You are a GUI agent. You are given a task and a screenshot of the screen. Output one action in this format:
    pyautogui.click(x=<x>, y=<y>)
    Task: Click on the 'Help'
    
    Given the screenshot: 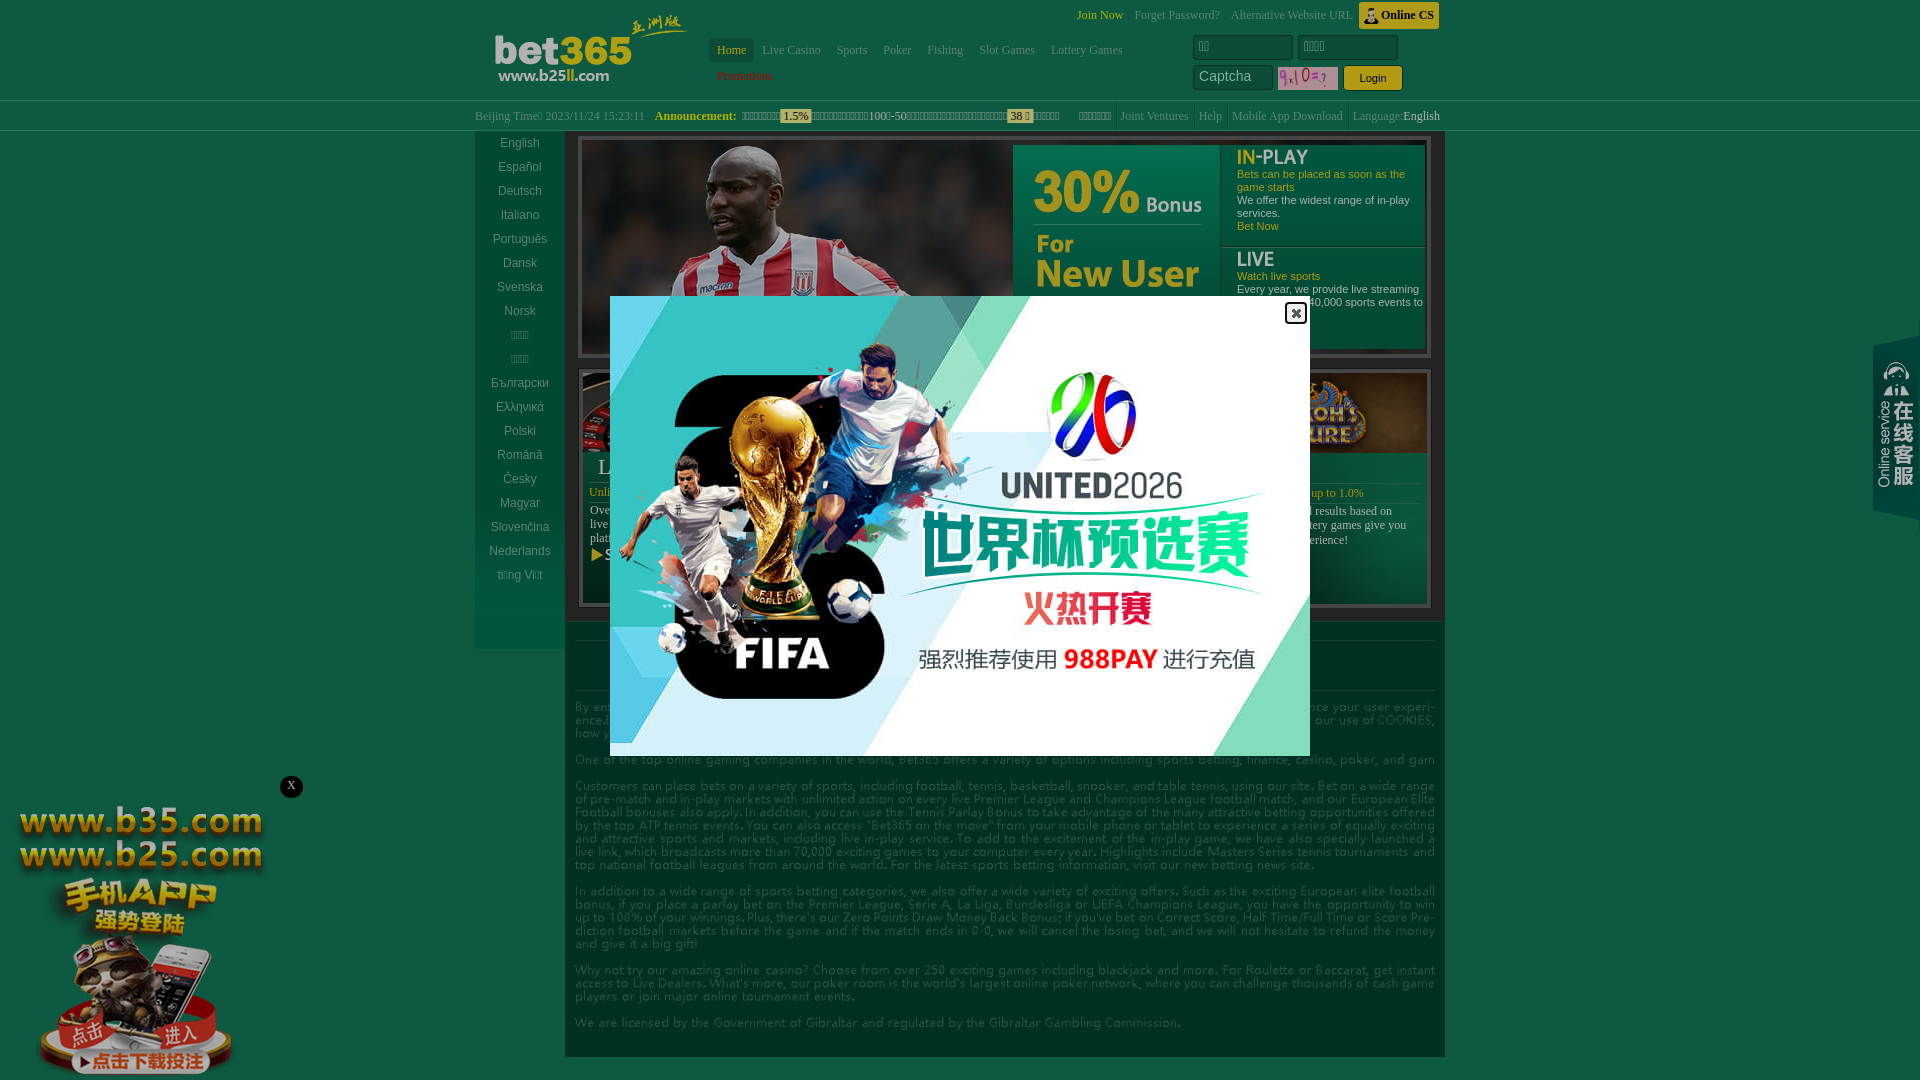 What is the action you would take?
    pyautogui.click(x=1209, y=115)
    